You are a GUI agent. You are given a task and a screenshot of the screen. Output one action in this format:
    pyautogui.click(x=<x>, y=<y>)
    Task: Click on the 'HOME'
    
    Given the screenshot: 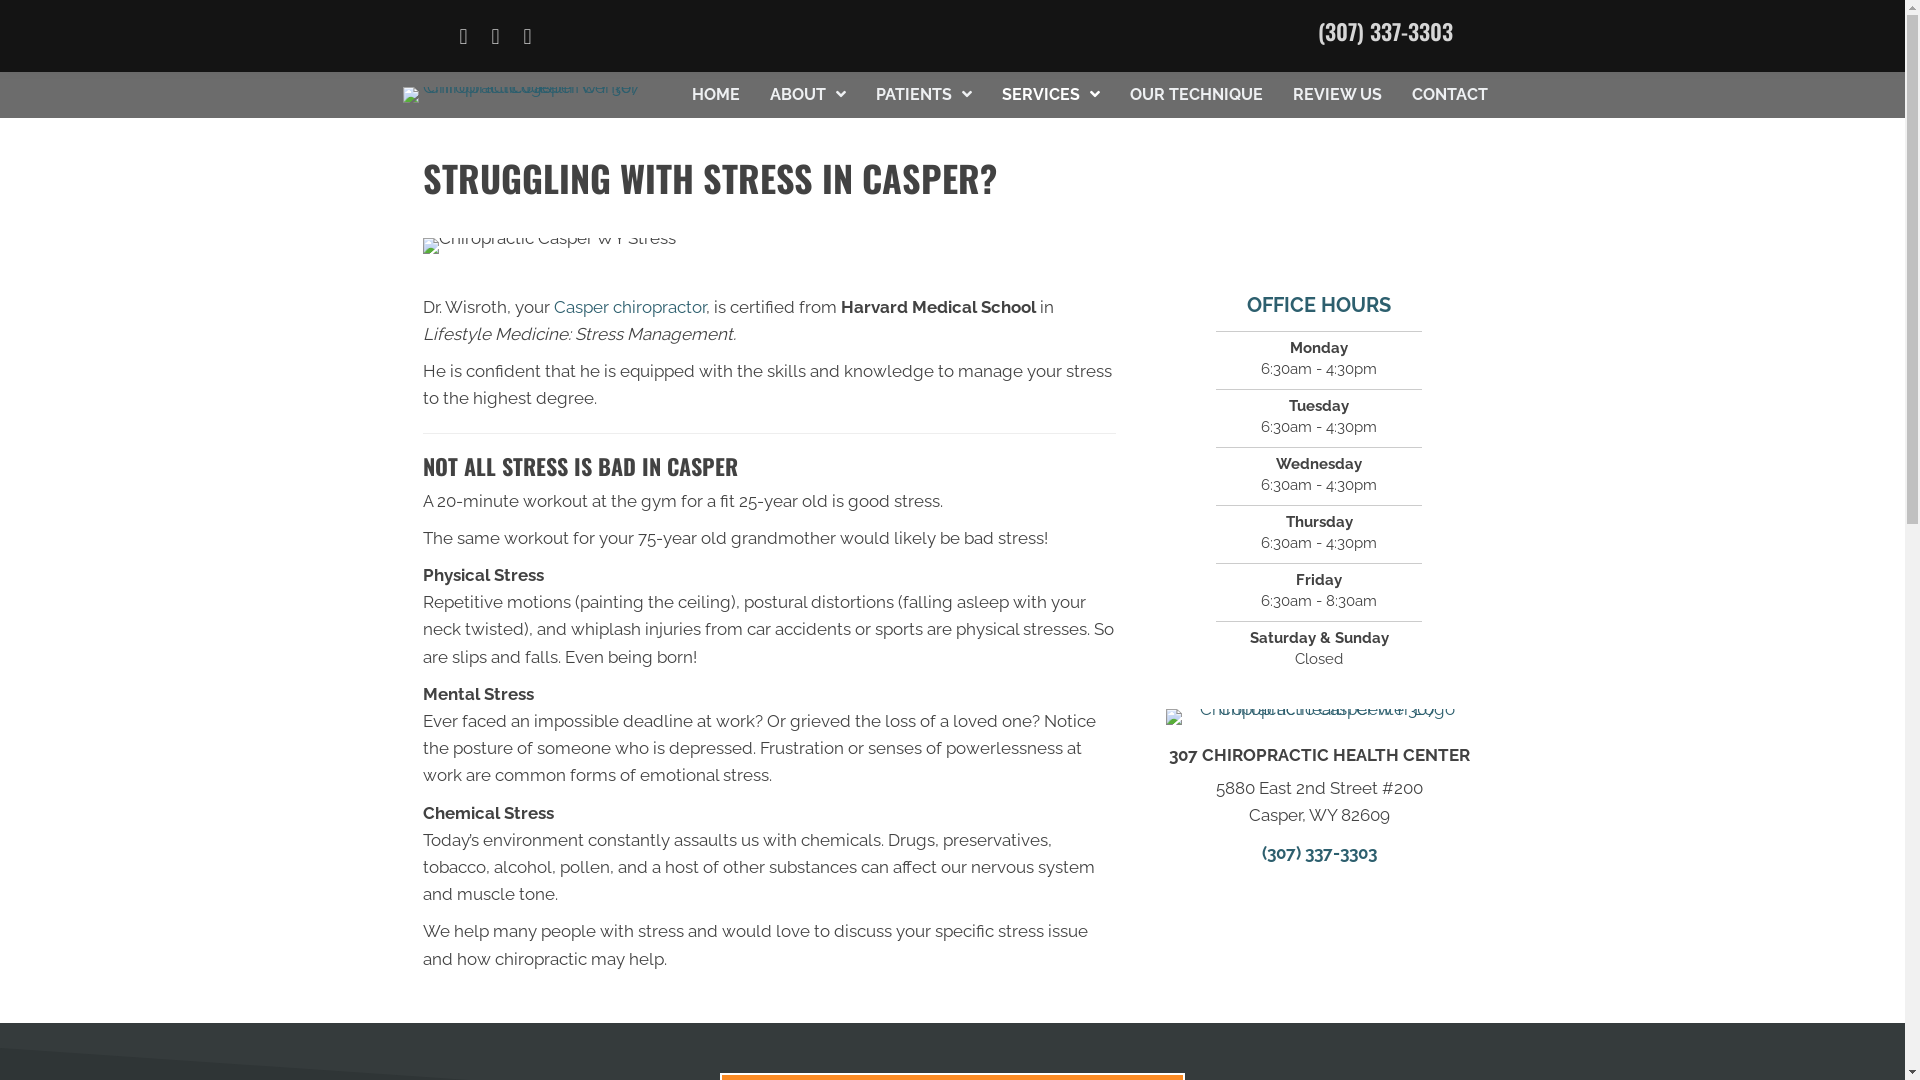 What is the action you would take?
    pyautogui.click(x=715, y=95)
    